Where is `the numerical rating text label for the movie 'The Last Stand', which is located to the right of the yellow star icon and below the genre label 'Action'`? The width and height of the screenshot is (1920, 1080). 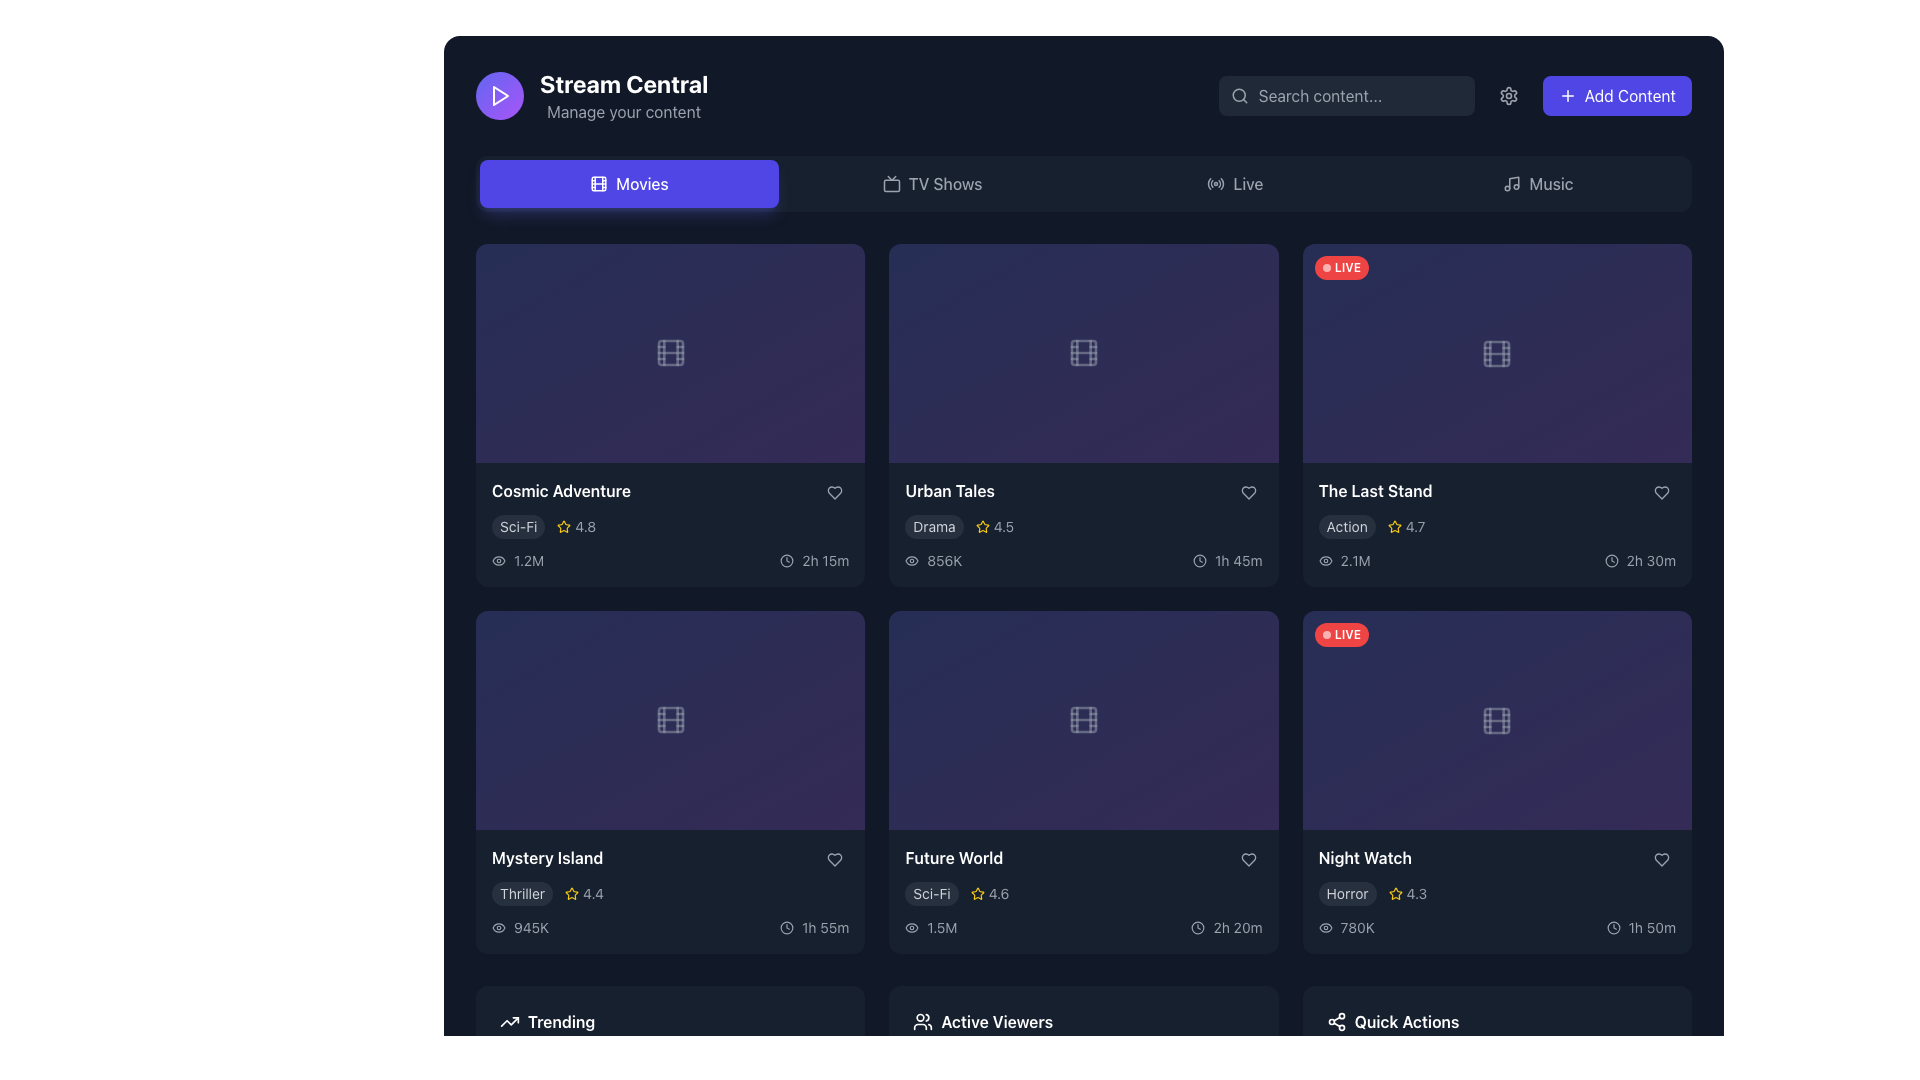 the numerical rating text label for the movie 'The Last Stand', which is located to the right of the yellow star icon and below the genre label 'Action' is located at coordinates (1414, 526).